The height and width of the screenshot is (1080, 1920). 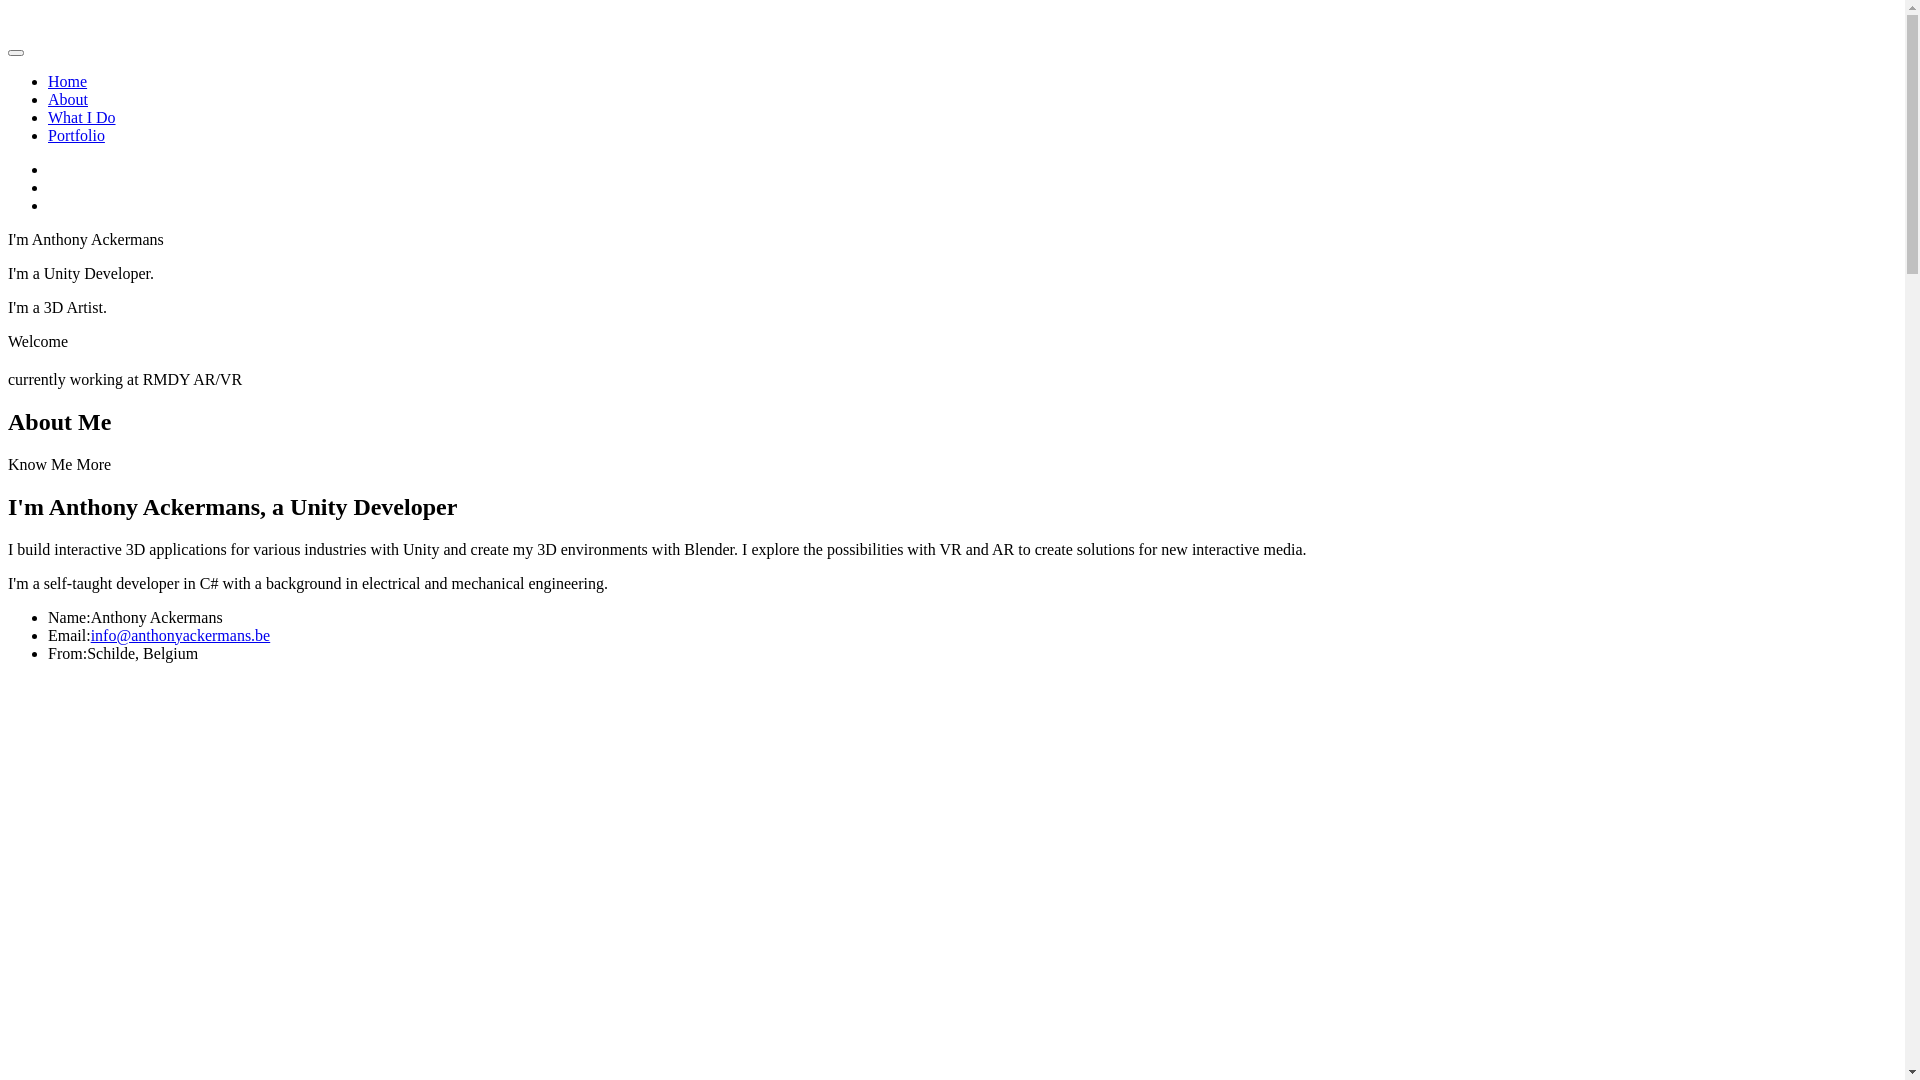 What do you see at coordinates (67, 80) in the screenshot?
I see `'Home'` at bounding box center [67, 80].